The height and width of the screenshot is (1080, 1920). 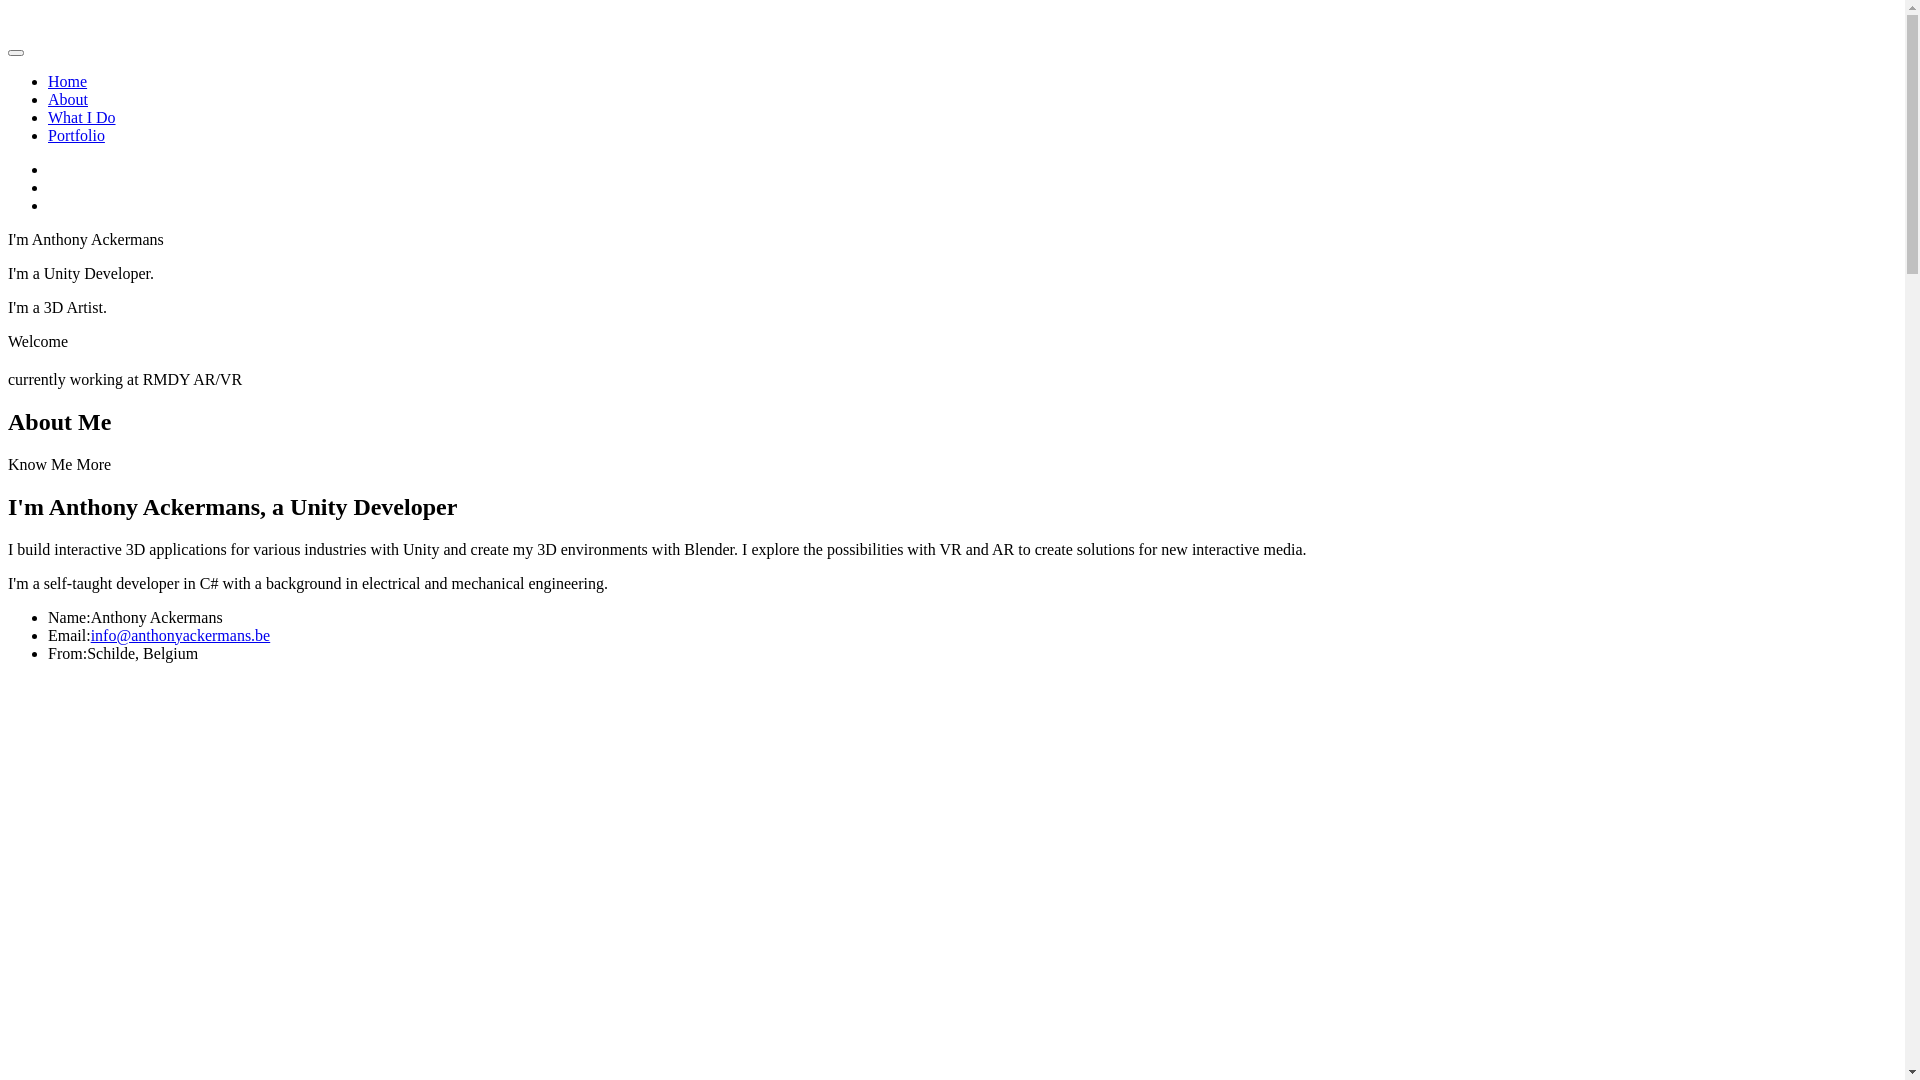 What do you see at coordinates (67, 80) in the screenshot?
I see `'Home'` at bounding box center [67, 80].